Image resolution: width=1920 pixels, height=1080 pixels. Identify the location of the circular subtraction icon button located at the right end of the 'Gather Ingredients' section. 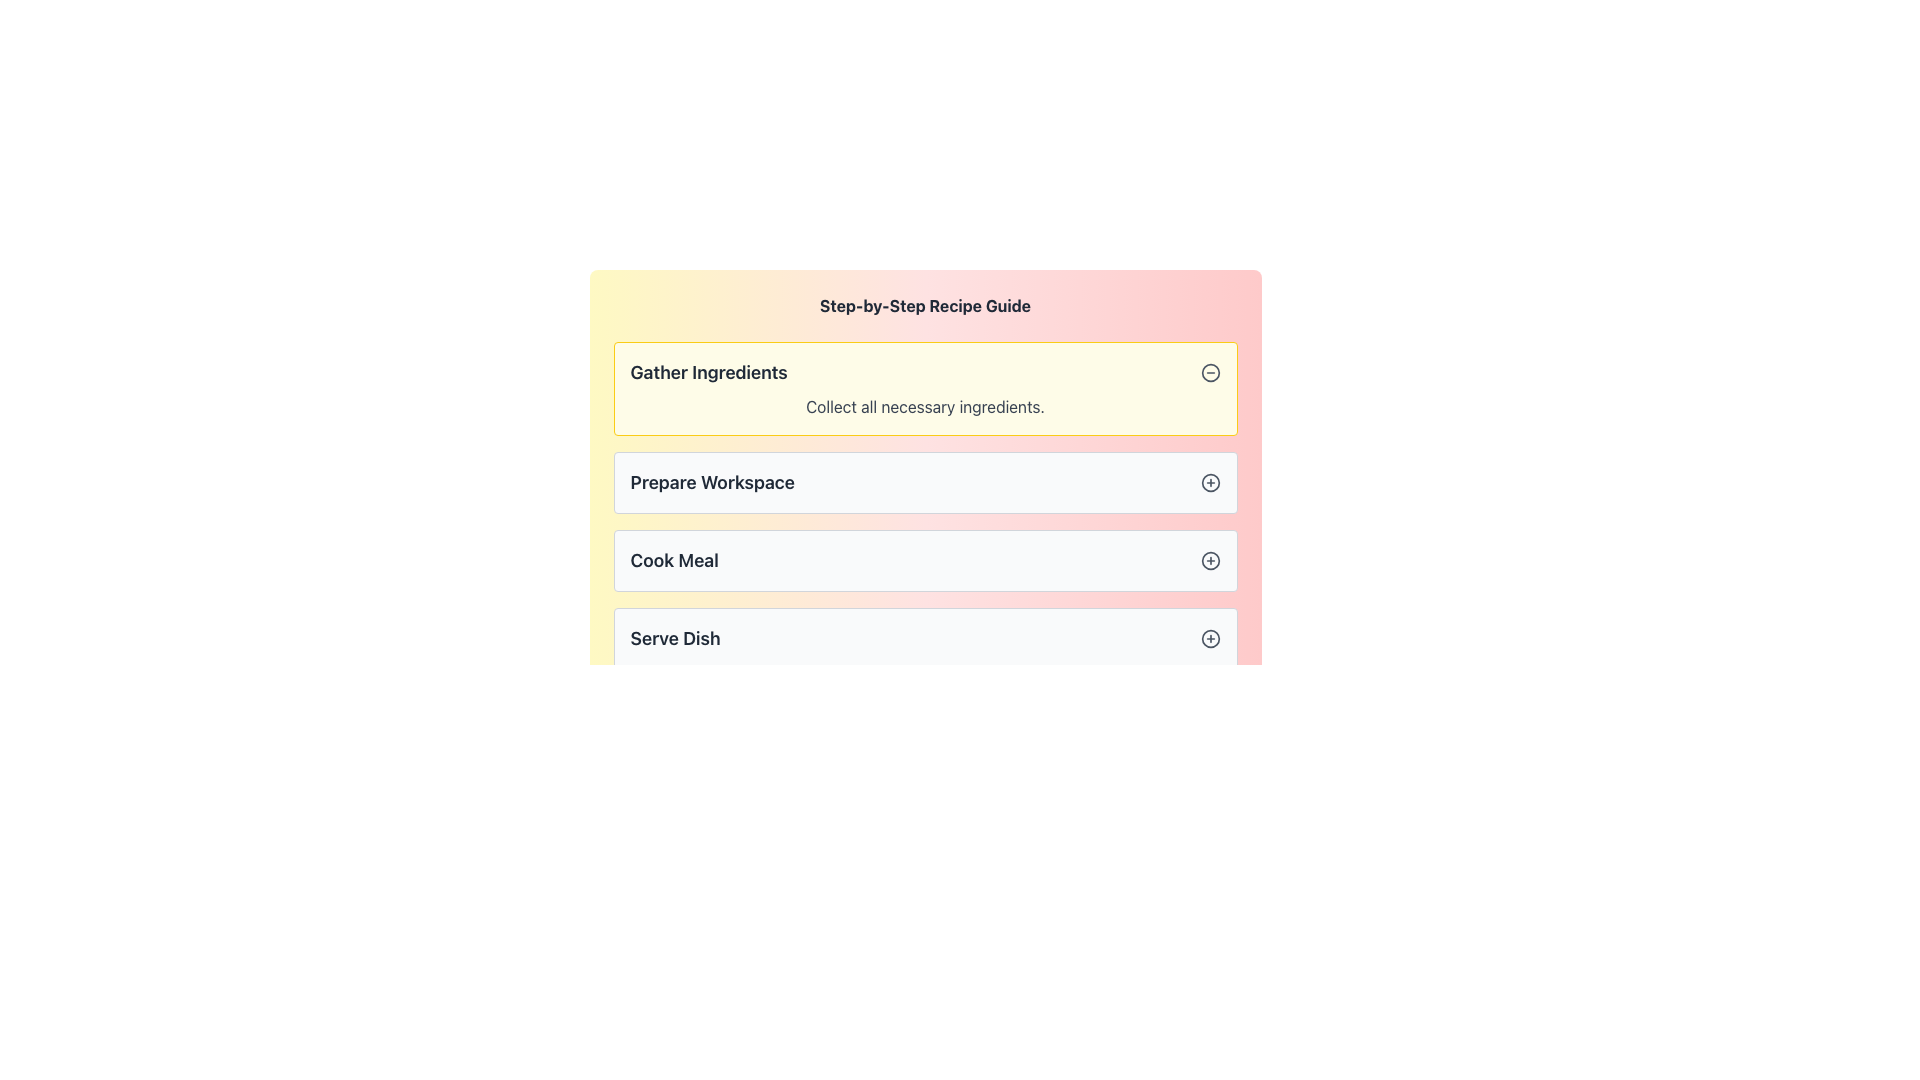
(1209, 373).